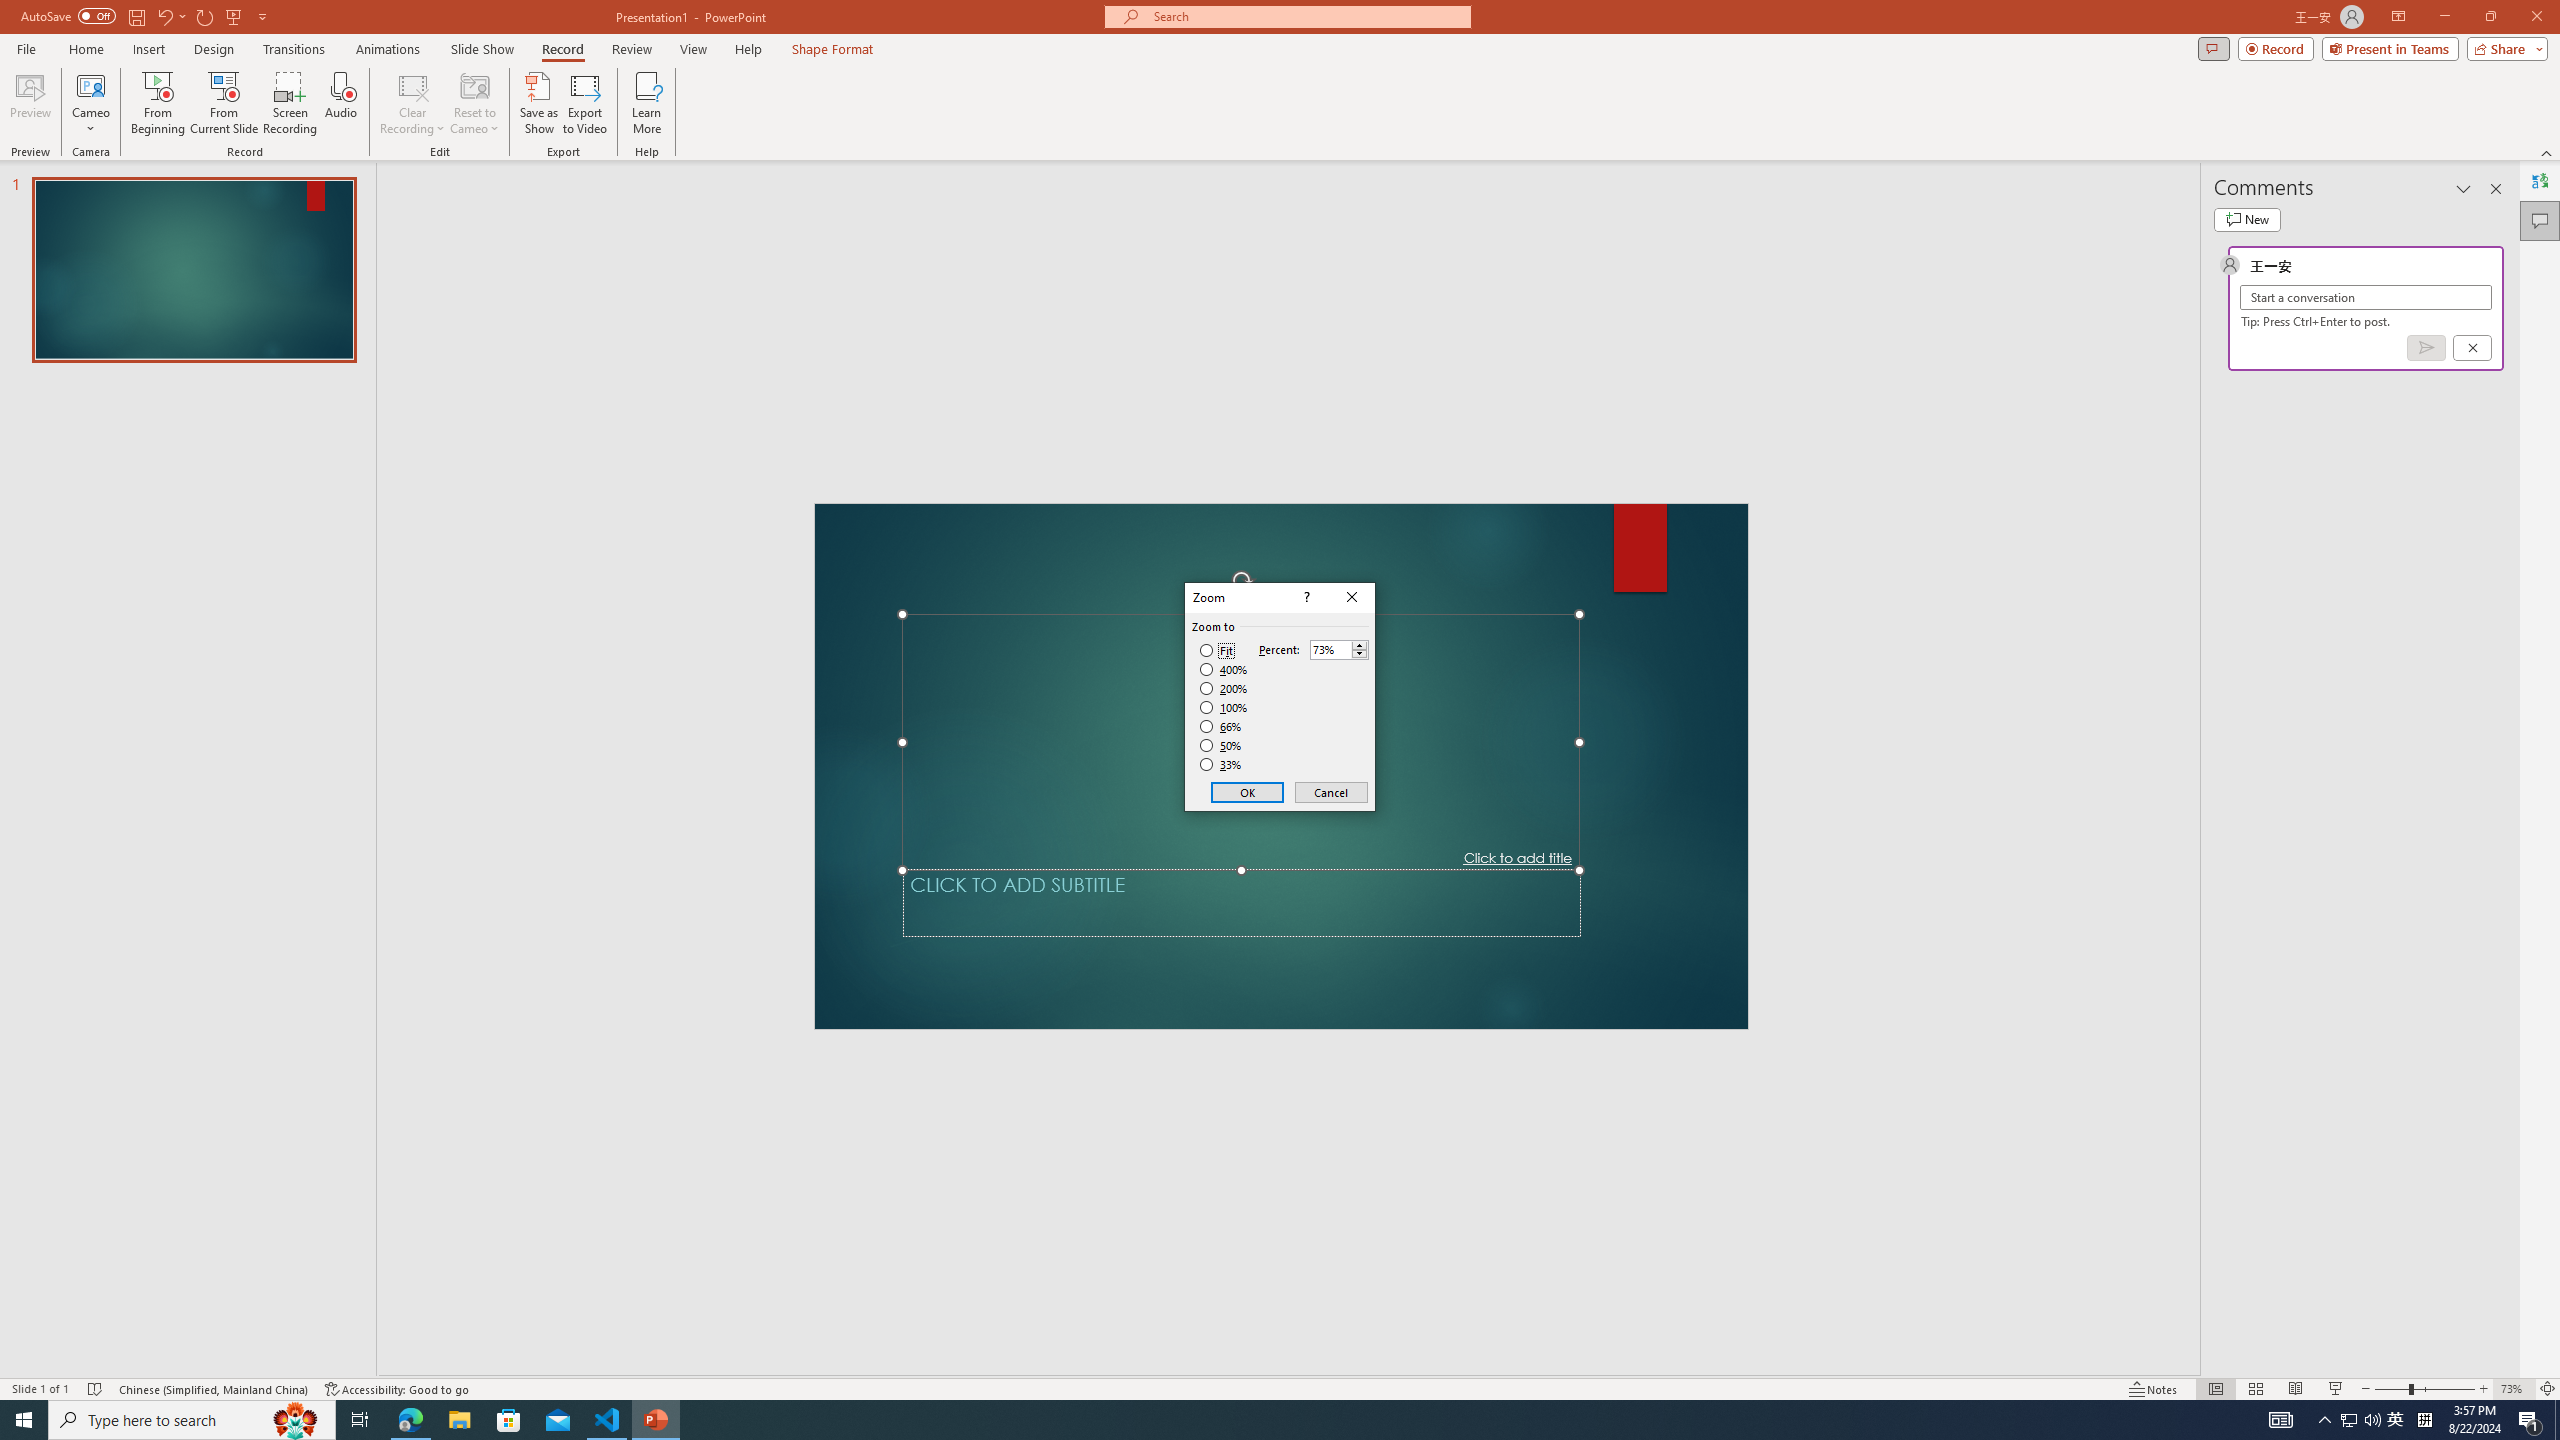 The image size is (2560, 1440). What do you see at coordinates (2348, 1418) in the screenshot?
I see `'AutomationID: 4105'` at bounding box center [2348, 1418].